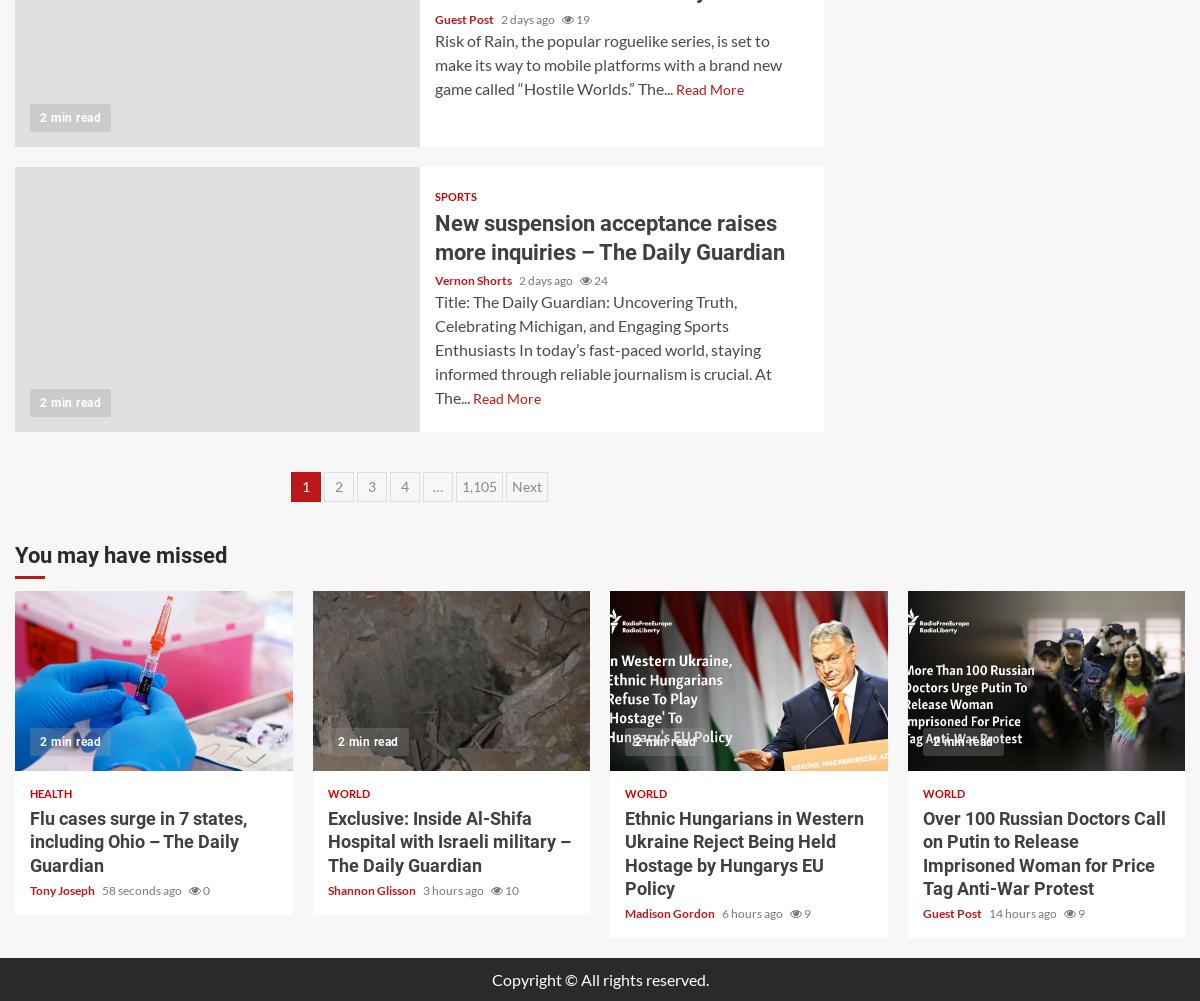 This screenshot has width=1200, height=1001. What do you see at coordinates (952, 913) in the screenshot?
I see `'Guest Post'` at bounding box center [952, 913].